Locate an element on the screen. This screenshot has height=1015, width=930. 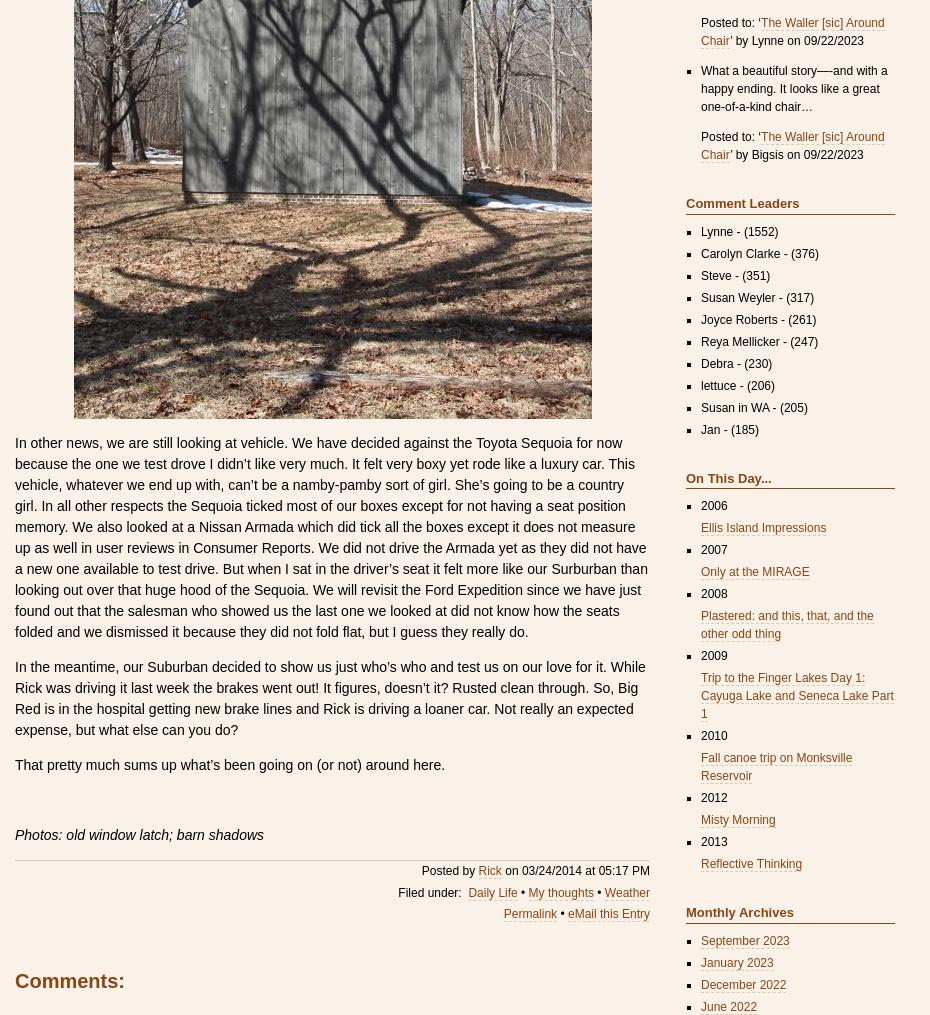
'2009' is located at coordinates (713, 655).